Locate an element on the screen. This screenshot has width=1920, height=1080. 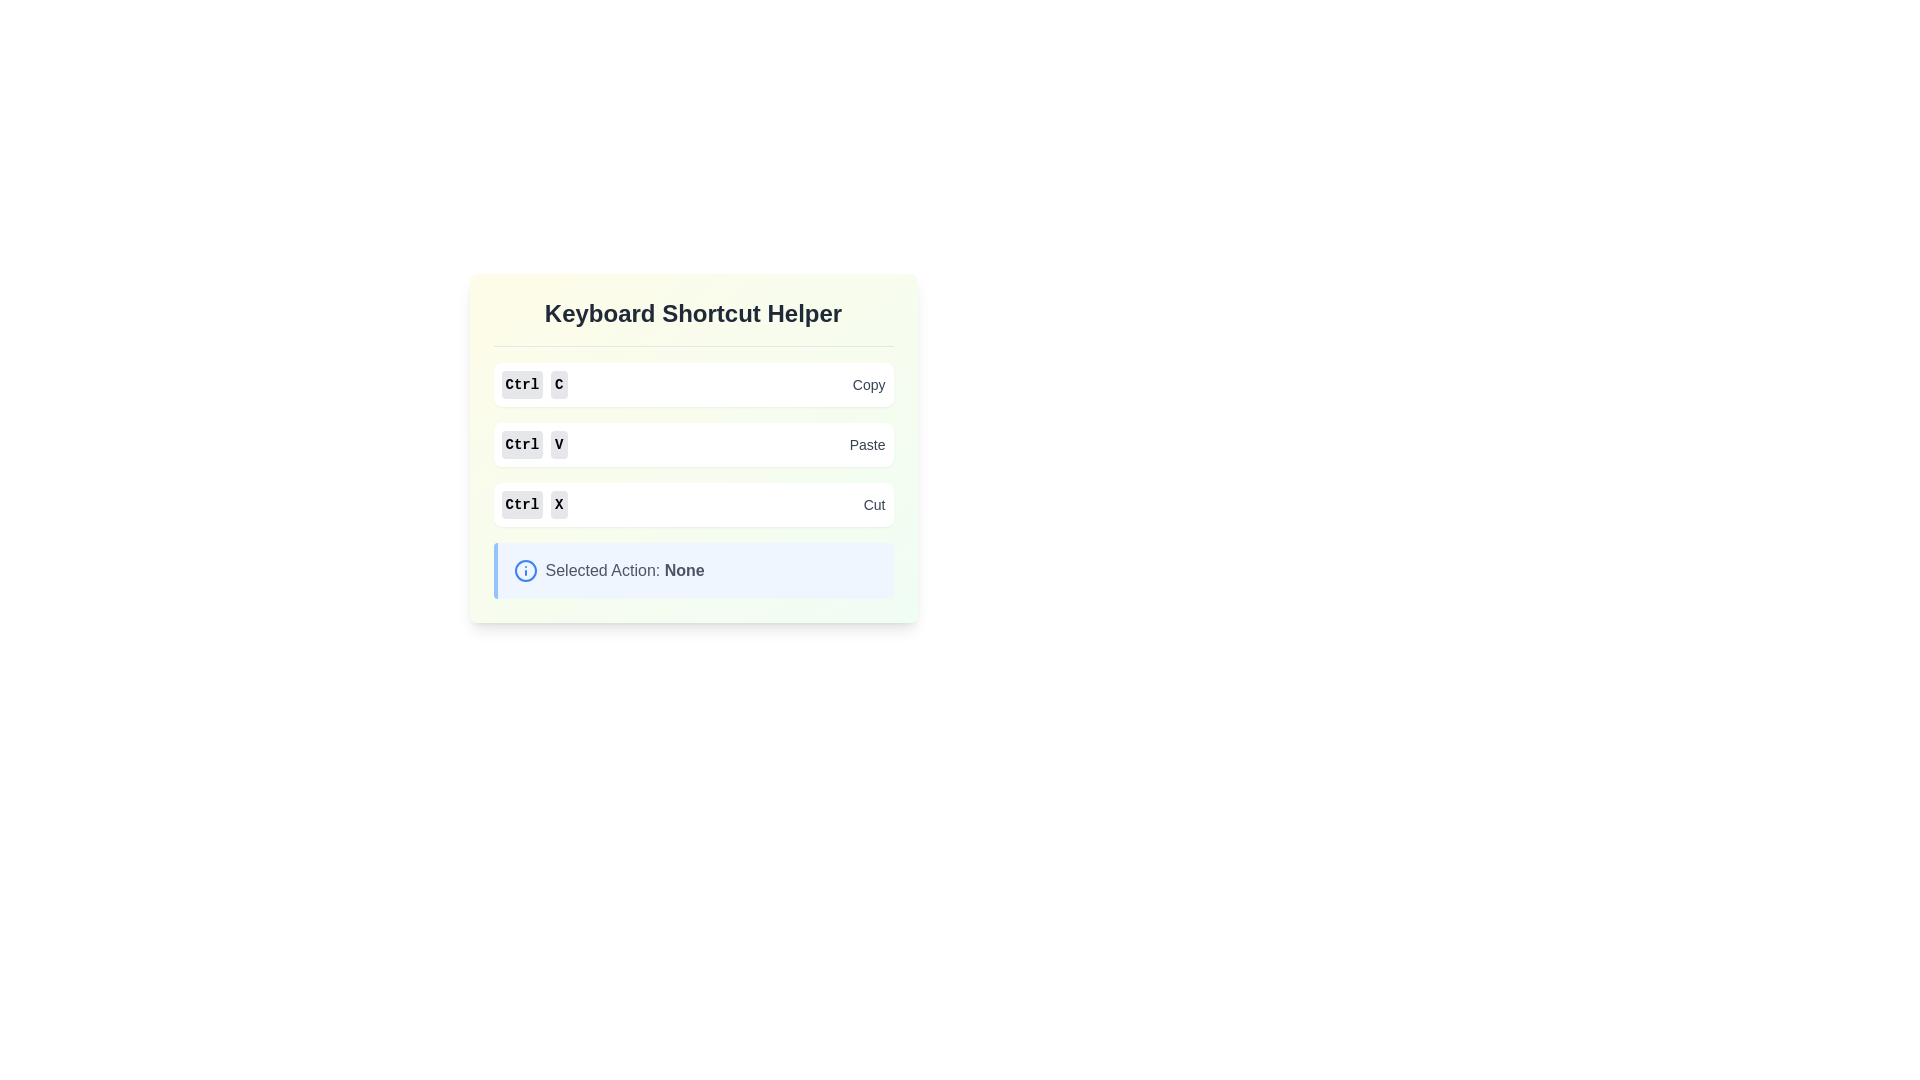
the 'Ctrl' key visual representation in the second row of the keyboard shortcuts list is located at coordinates (522, 443).